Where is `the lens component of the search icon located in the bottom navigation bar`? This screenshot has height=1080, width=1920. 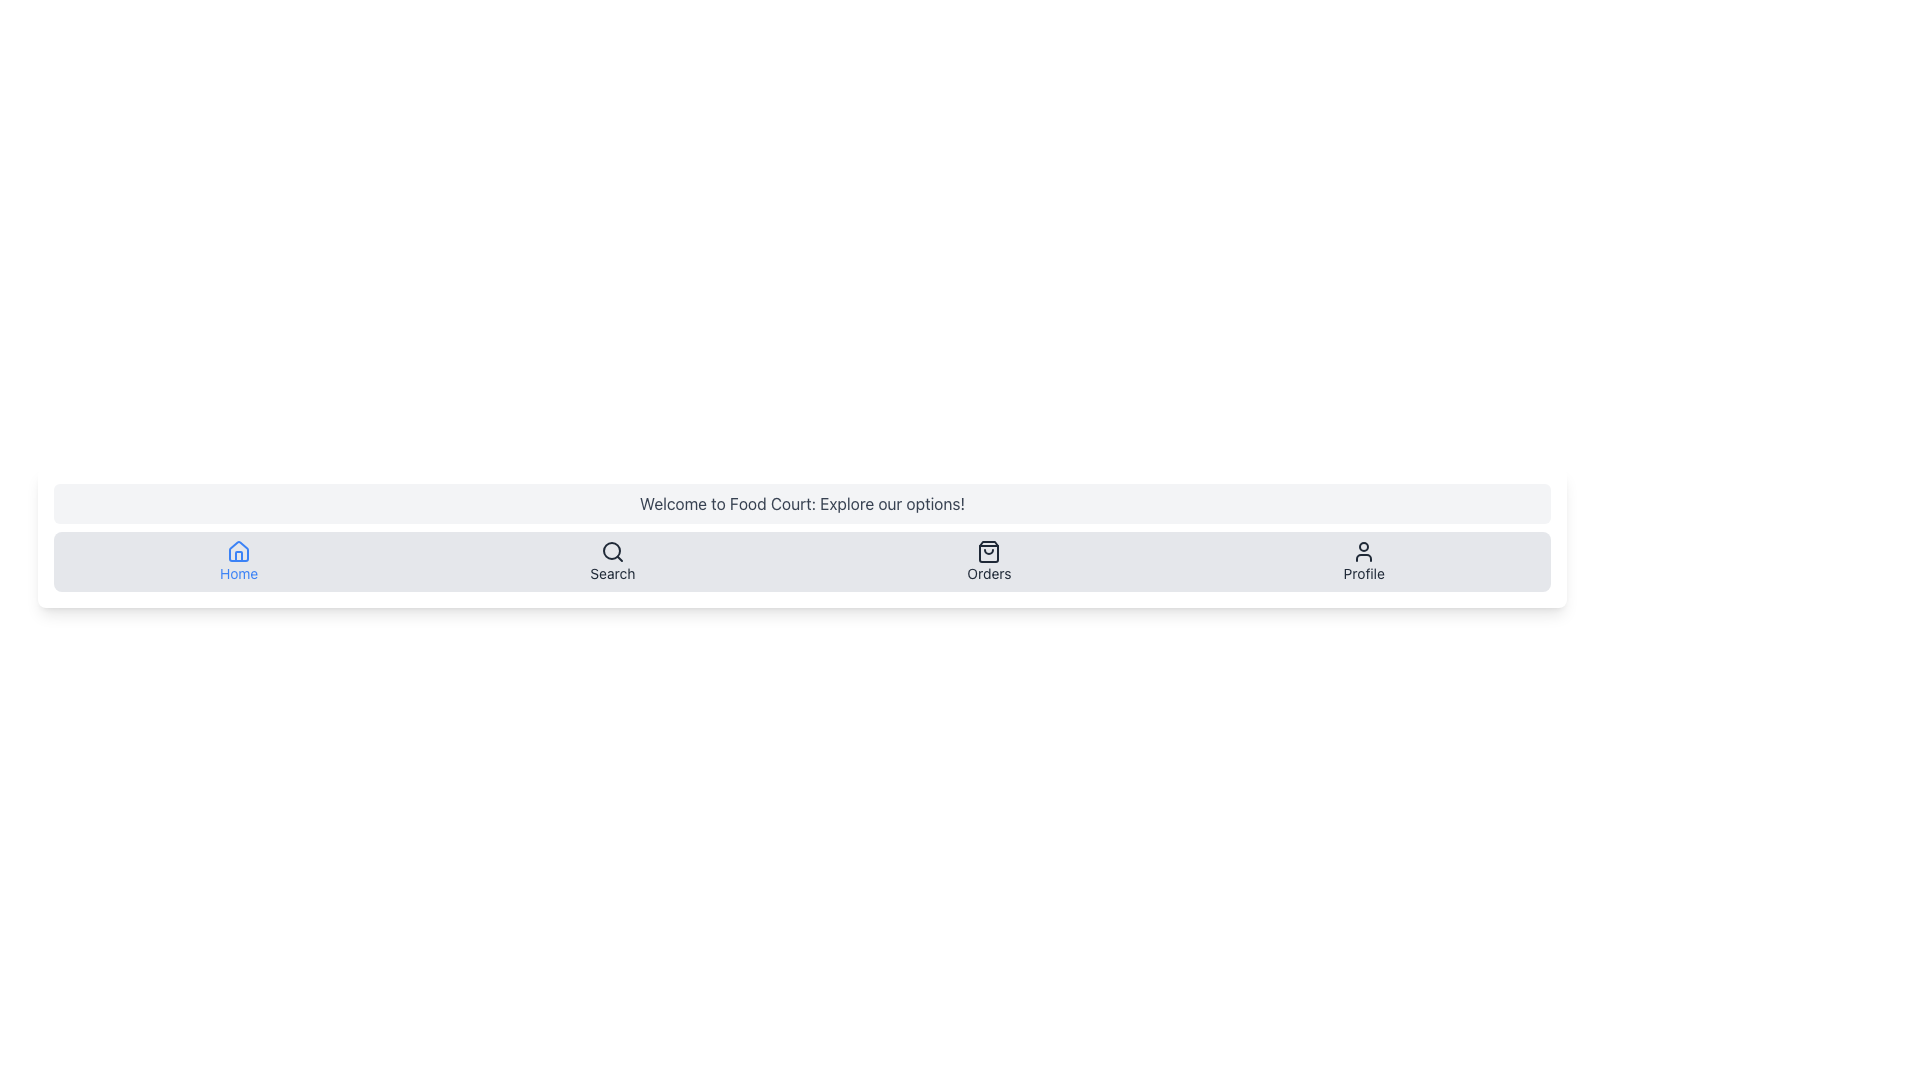
the lens component of the search icon located in the bottom navigation bar is located at coordinates (610, 551).